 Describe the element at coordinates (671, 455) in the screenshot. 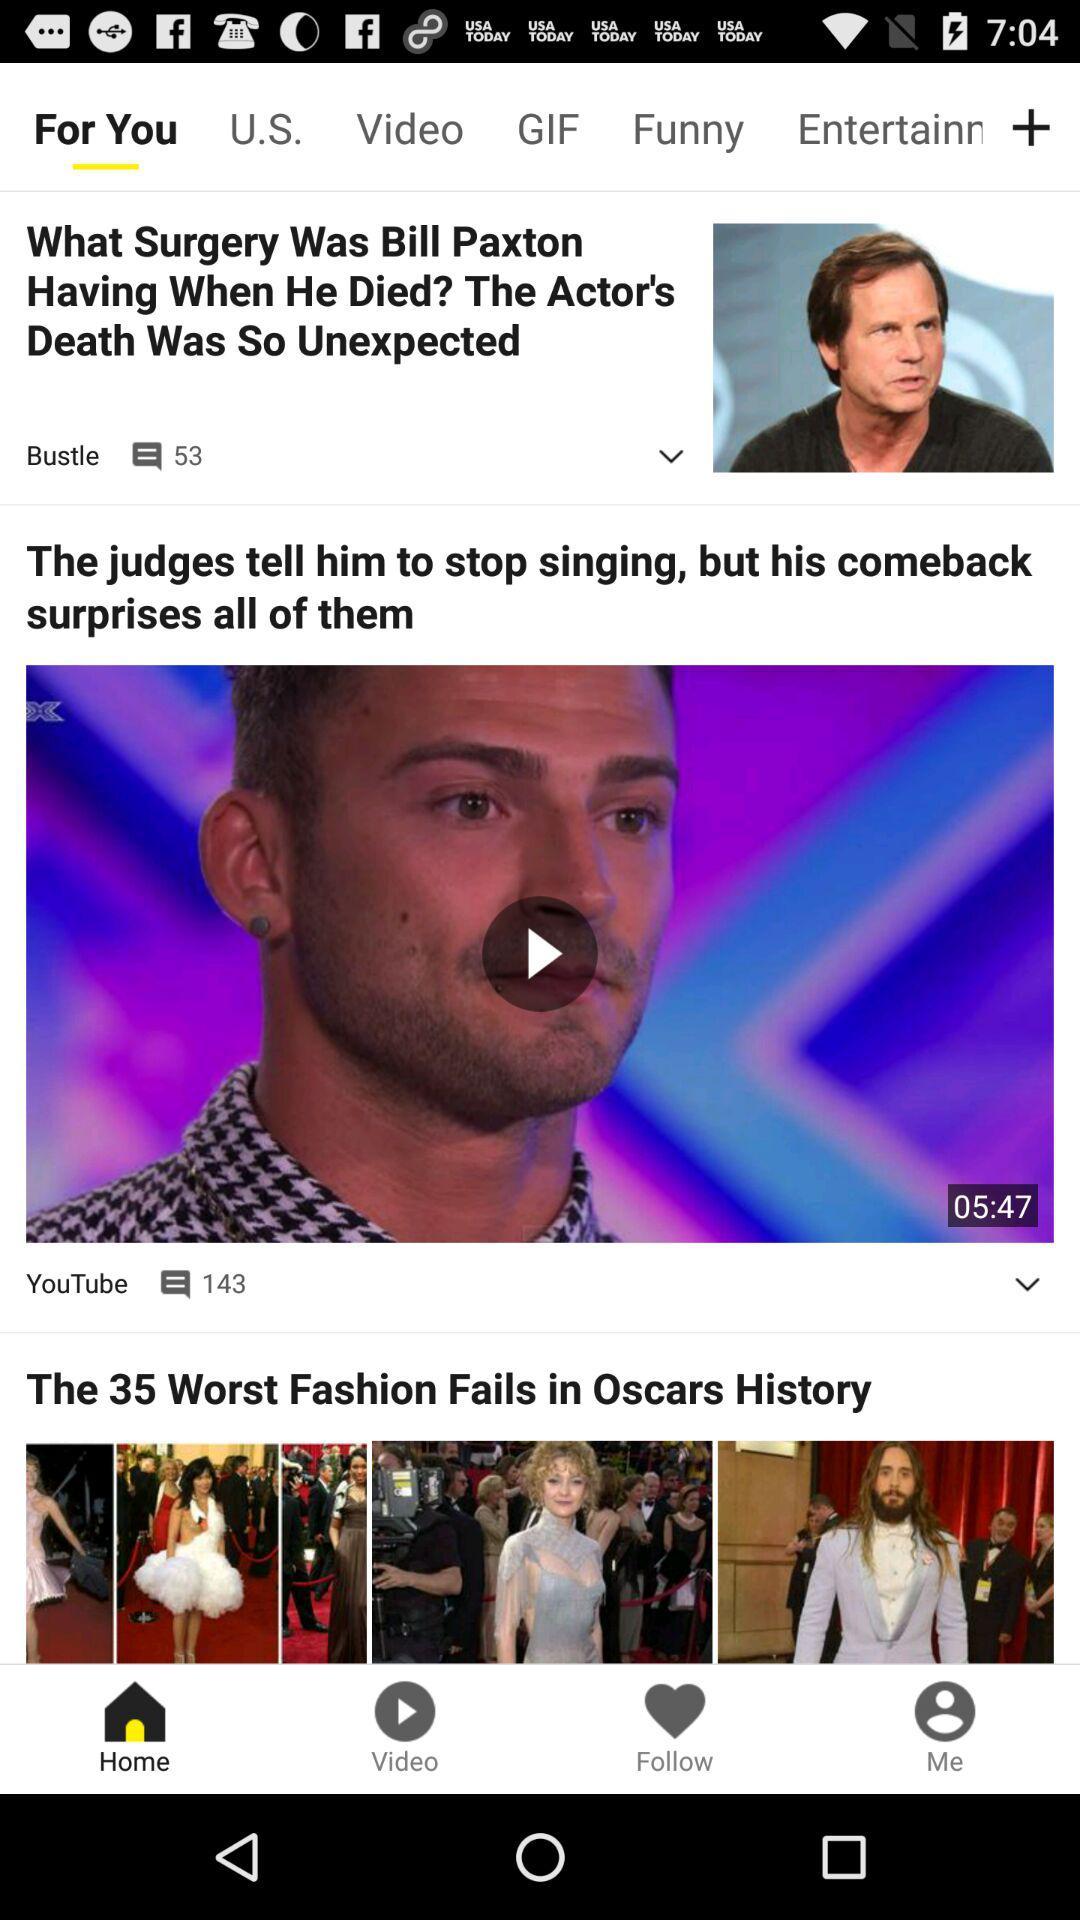

I see `press for info` at that location.